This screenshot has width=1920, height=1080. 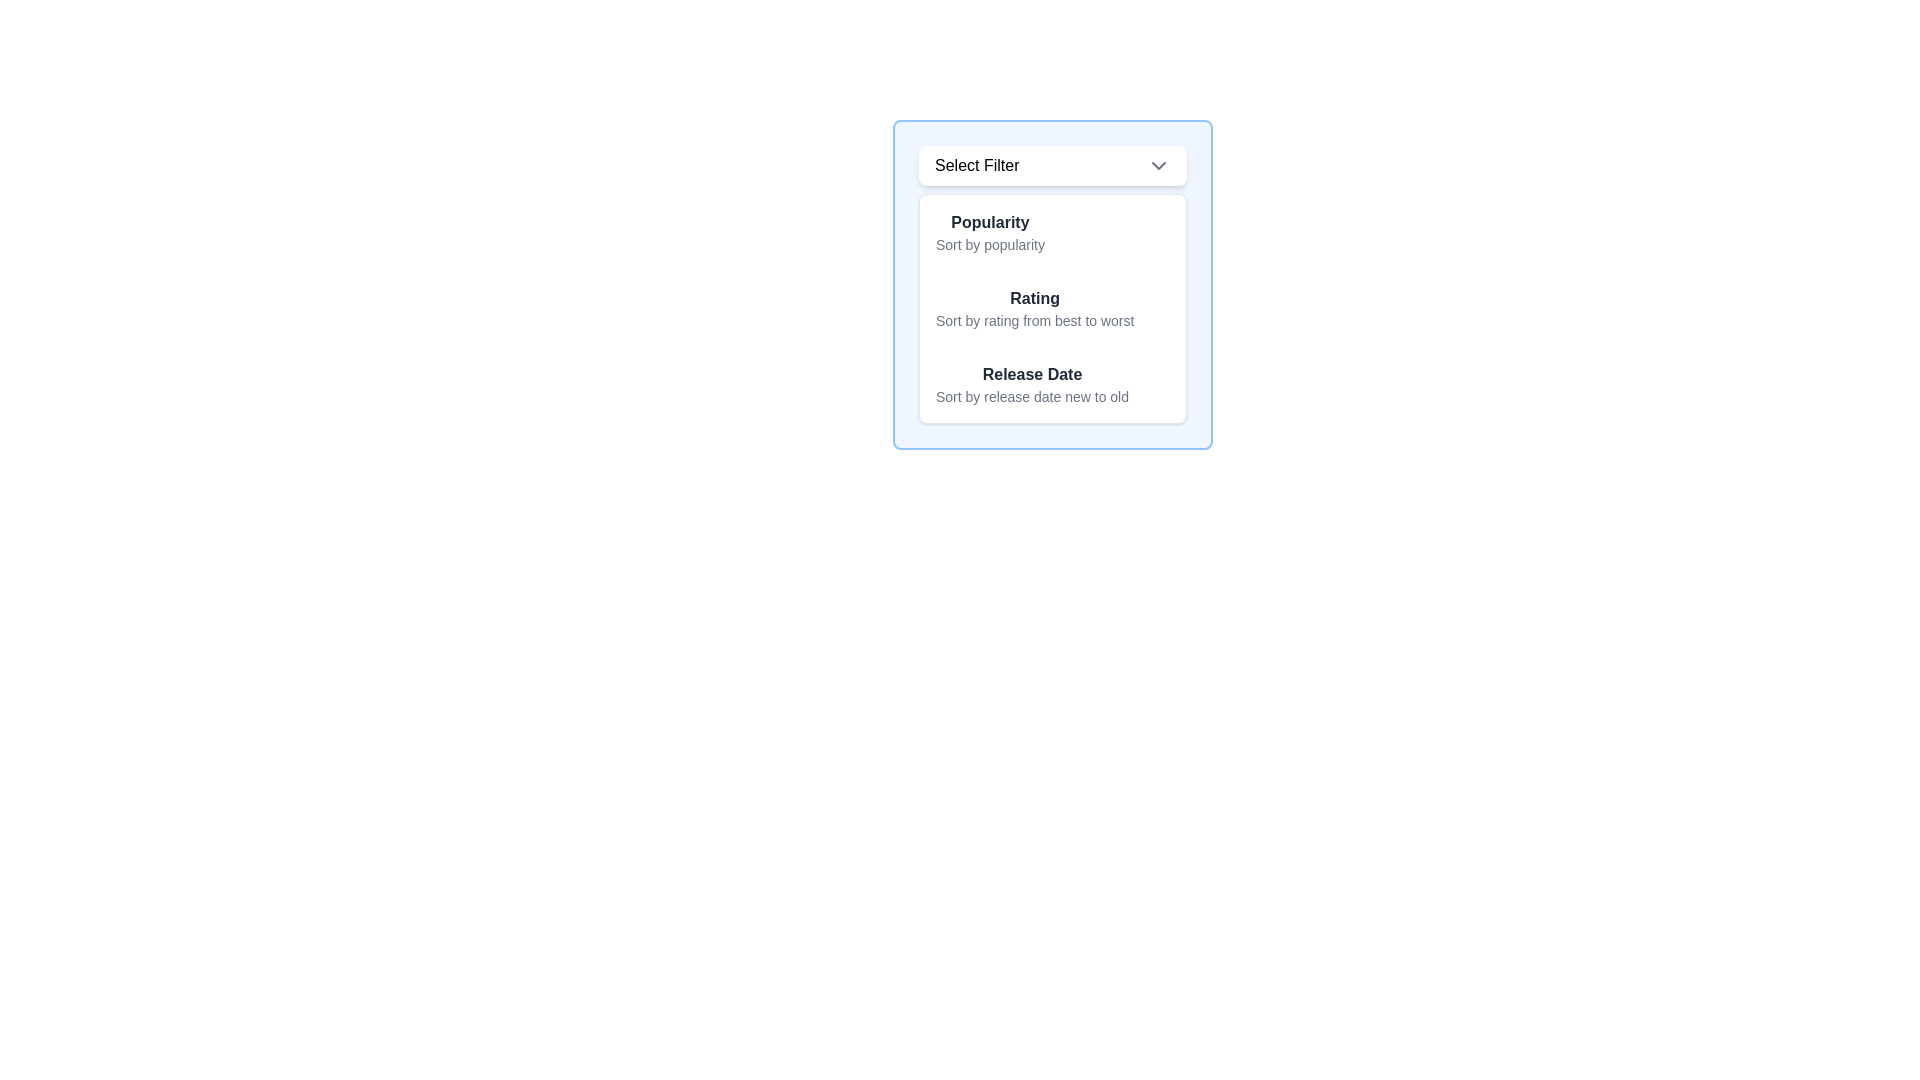 I want to click on the description text that explains the 'Rating' label, which is centrally aligned below the bold 'Rating' text in the dropdown menu popup, so click(x=1035, y=319).